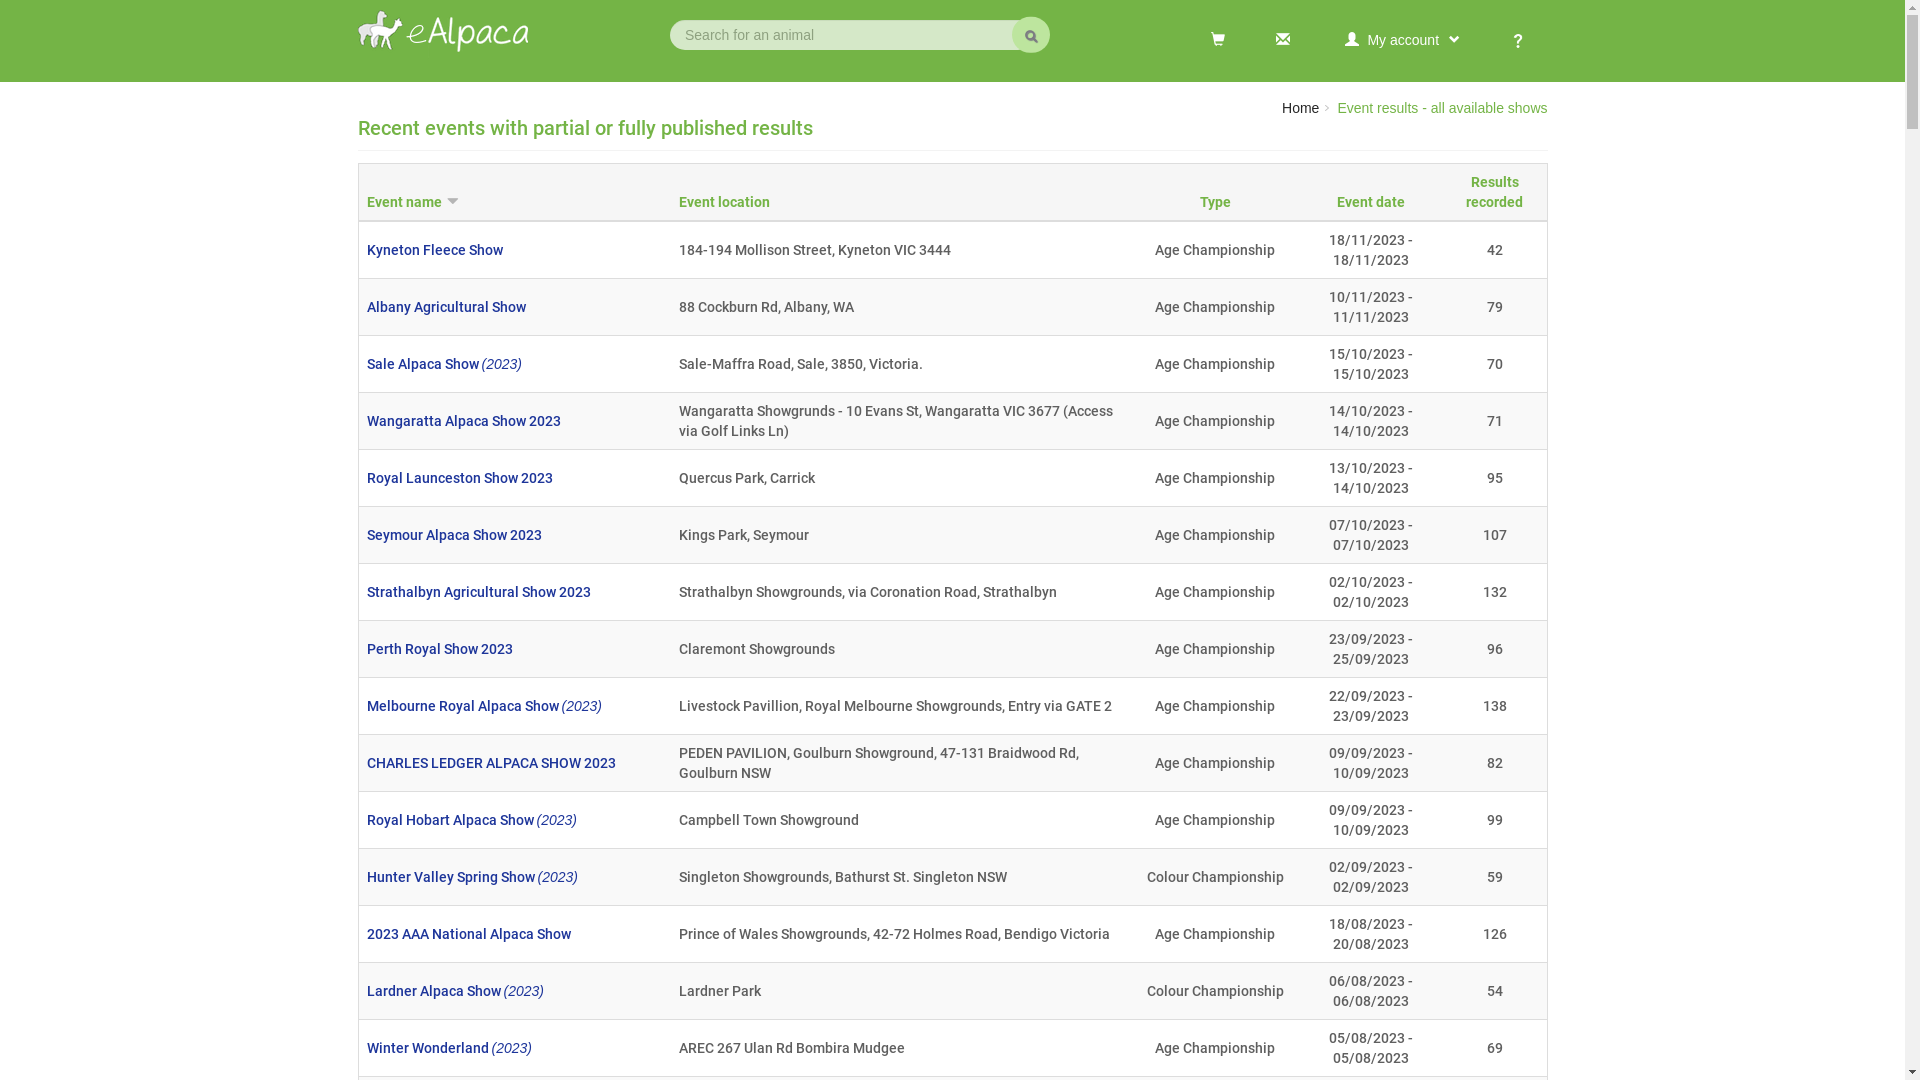  Describe the element at coordinates (432, 249) in the screenshot. I see `'Kyneton Fleece Show'` at that location.